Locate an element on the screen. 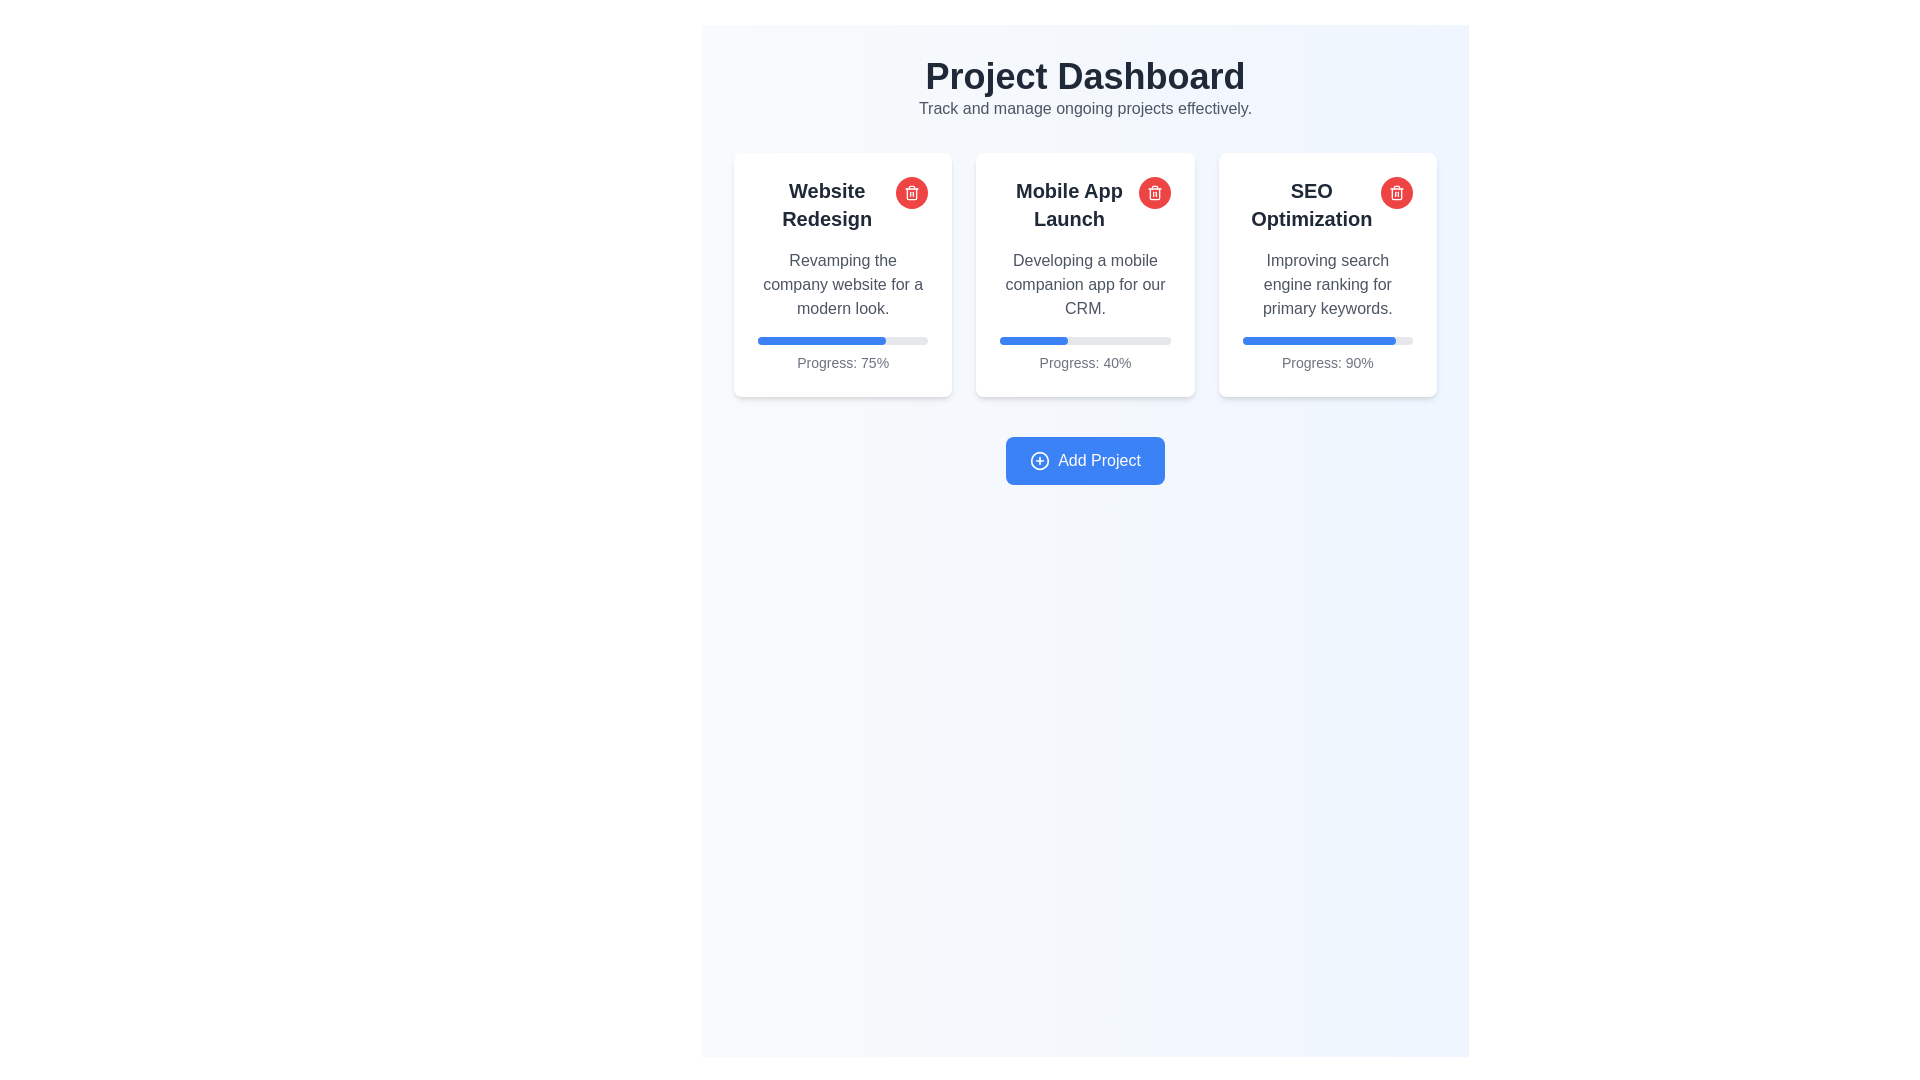  the progress percentage label in the 'Mobile App Launch' card, which is positioned below the progress bar and centered horizontally is located at coordinates (1084, 362).